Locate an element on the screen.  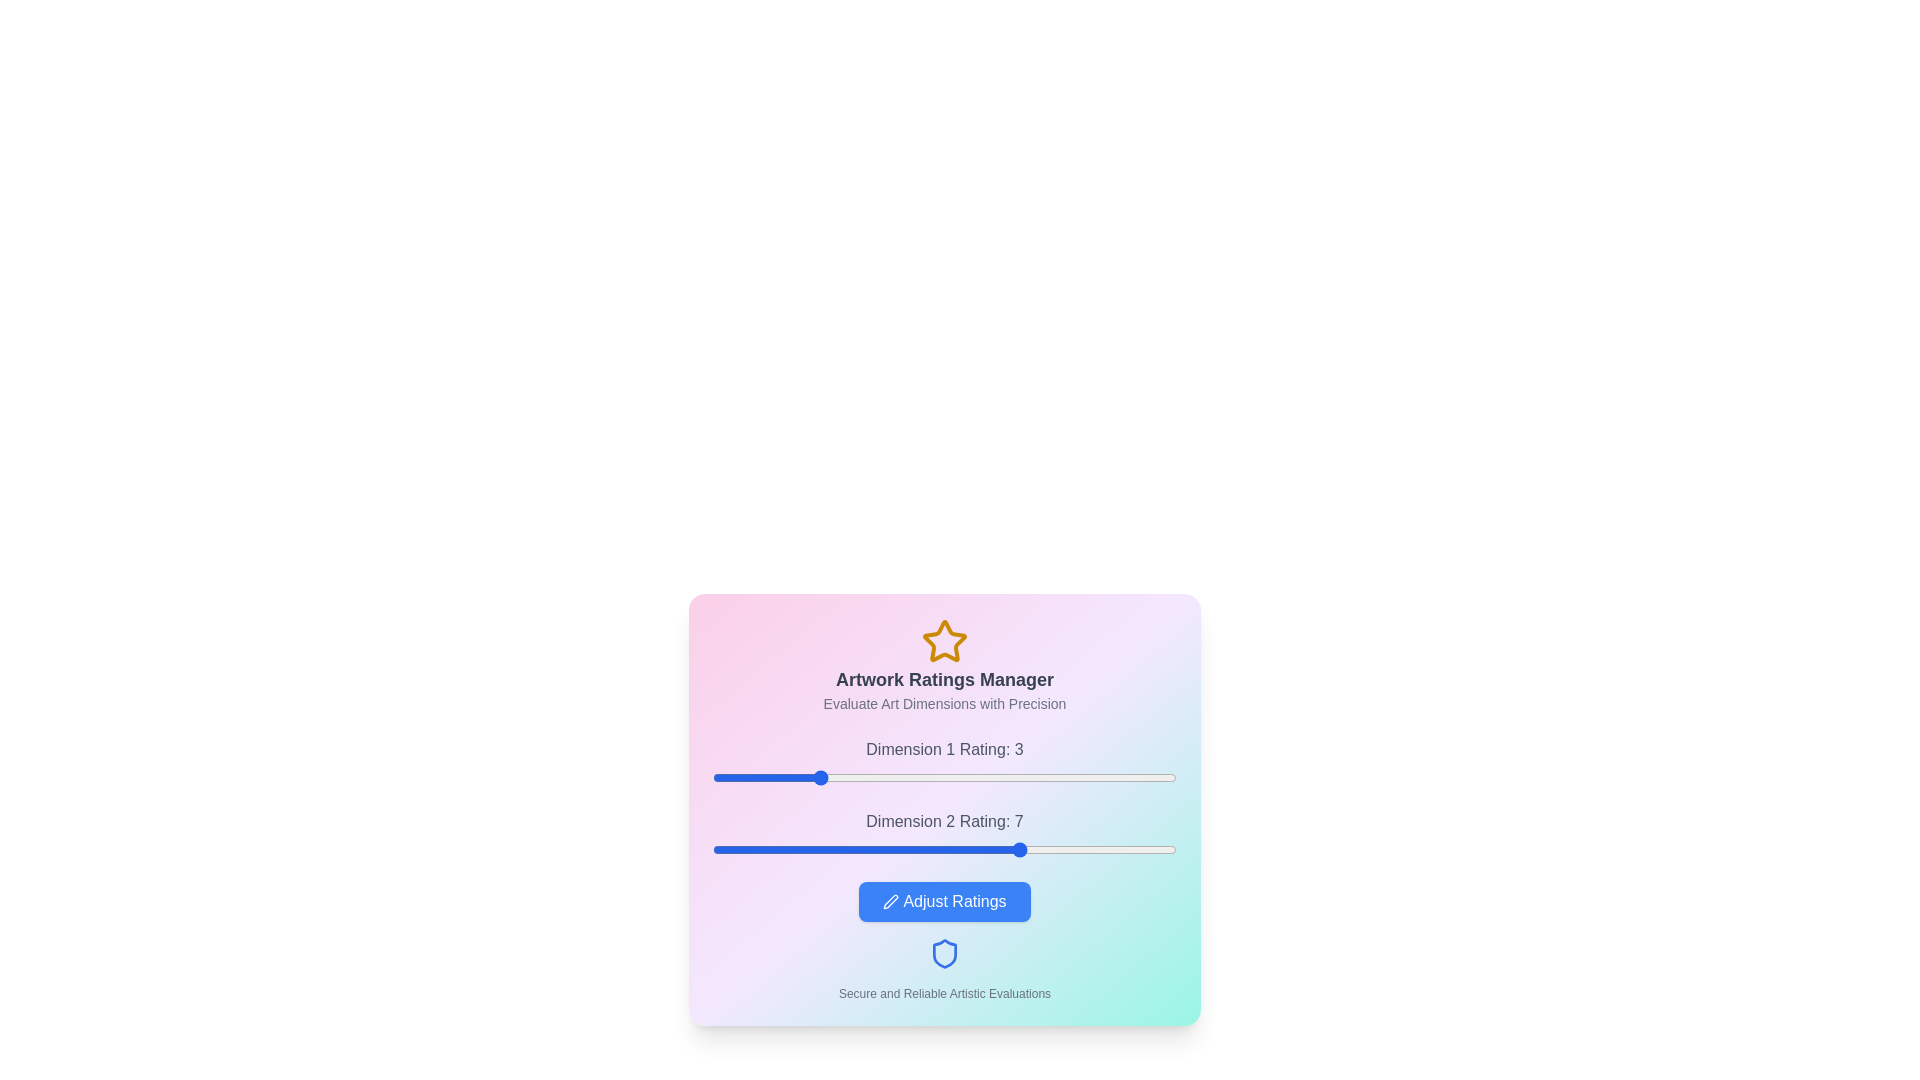
the first dimension rating to 1 by moving the slider is located at coordinates (713, 777).